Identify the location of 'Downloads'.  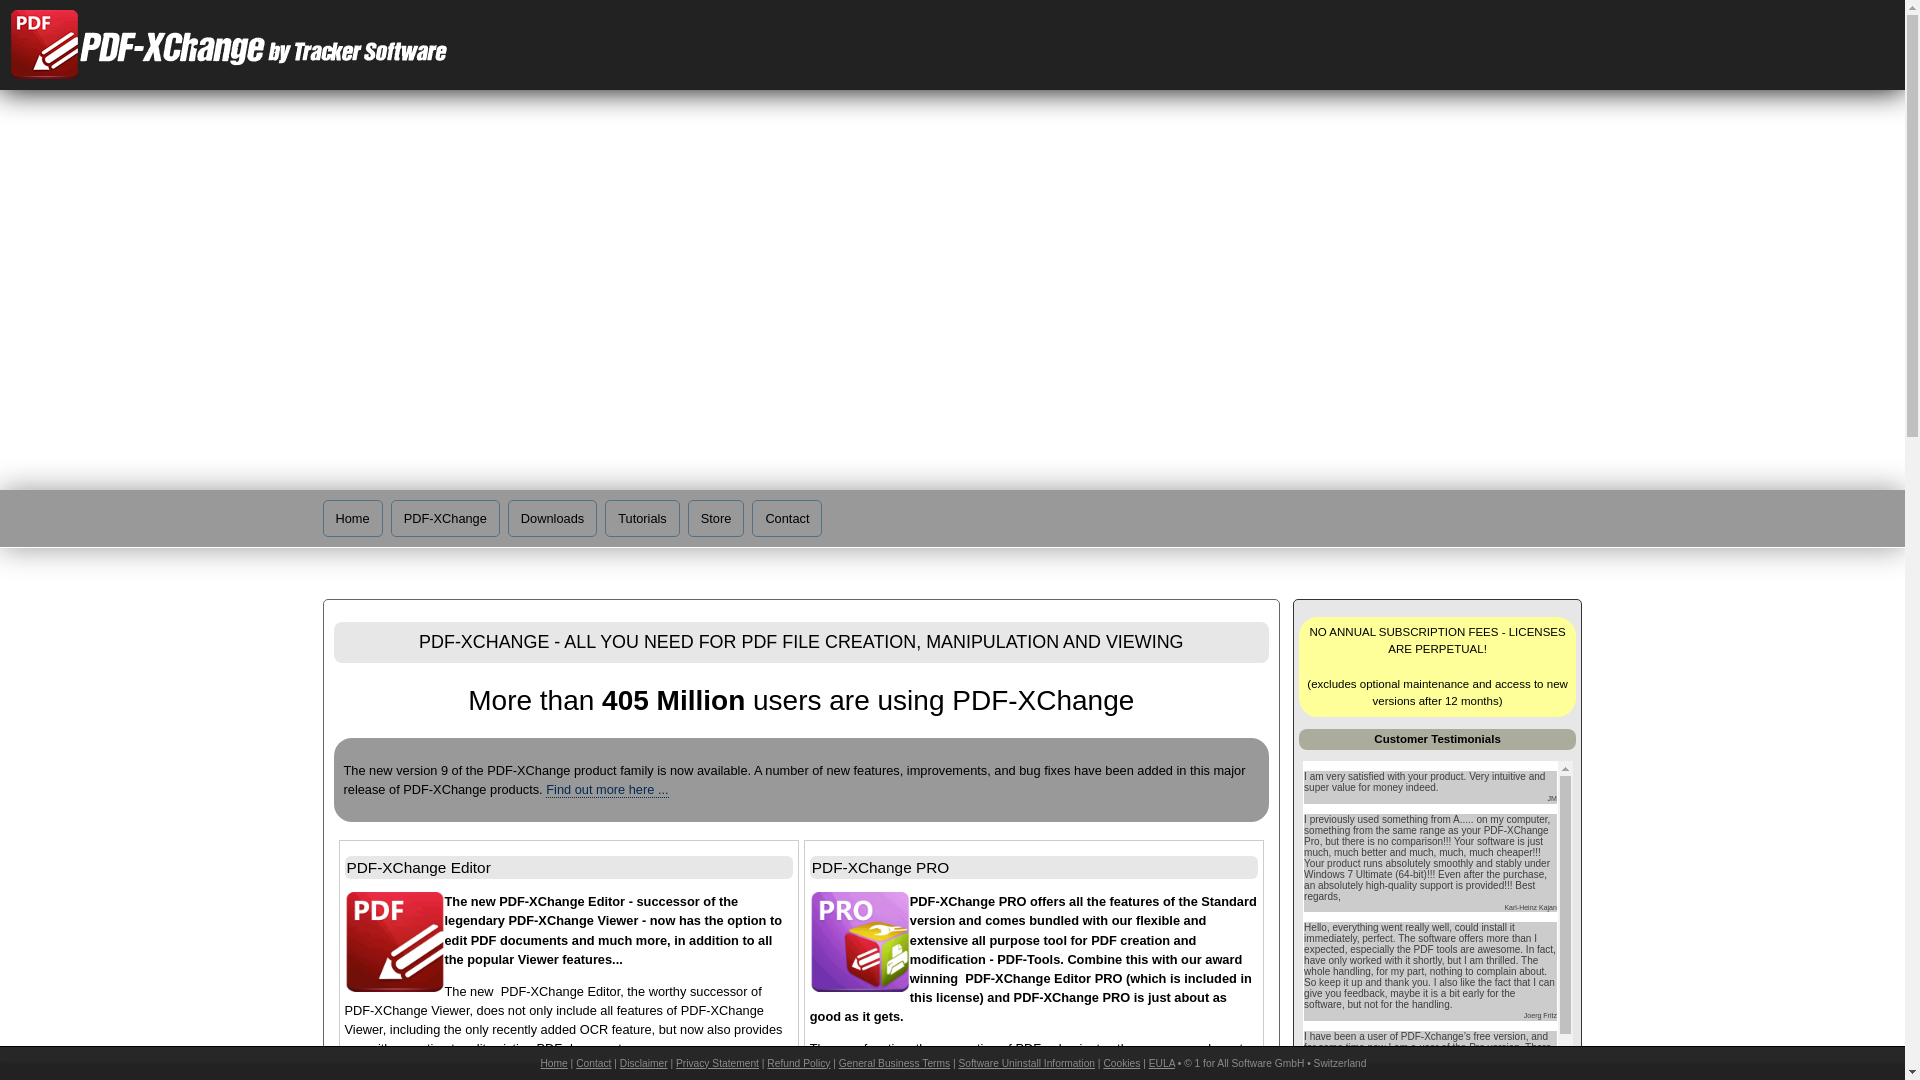
(552, 517).